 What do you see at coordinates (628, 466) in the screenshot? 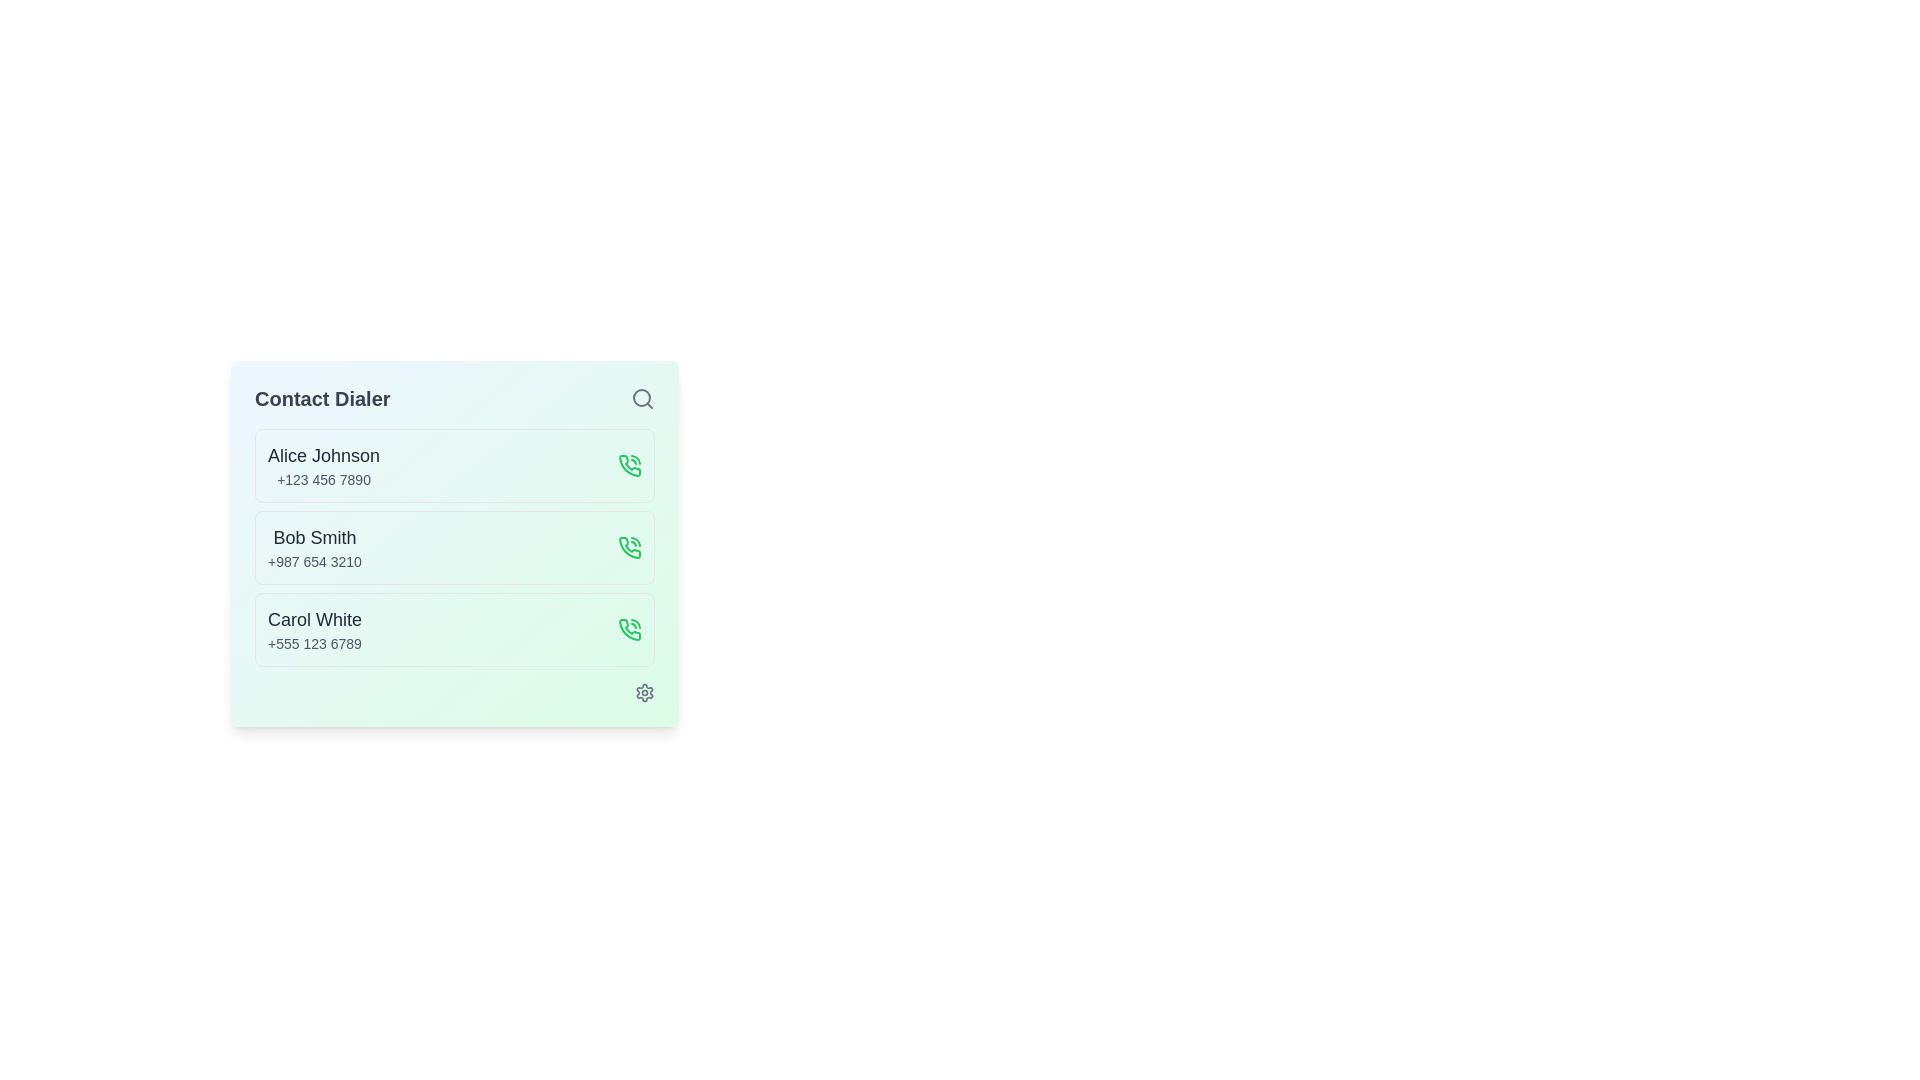
I see `the green phone call icon associated with 'Alice Johnson'` at bounding box center [628, 466].